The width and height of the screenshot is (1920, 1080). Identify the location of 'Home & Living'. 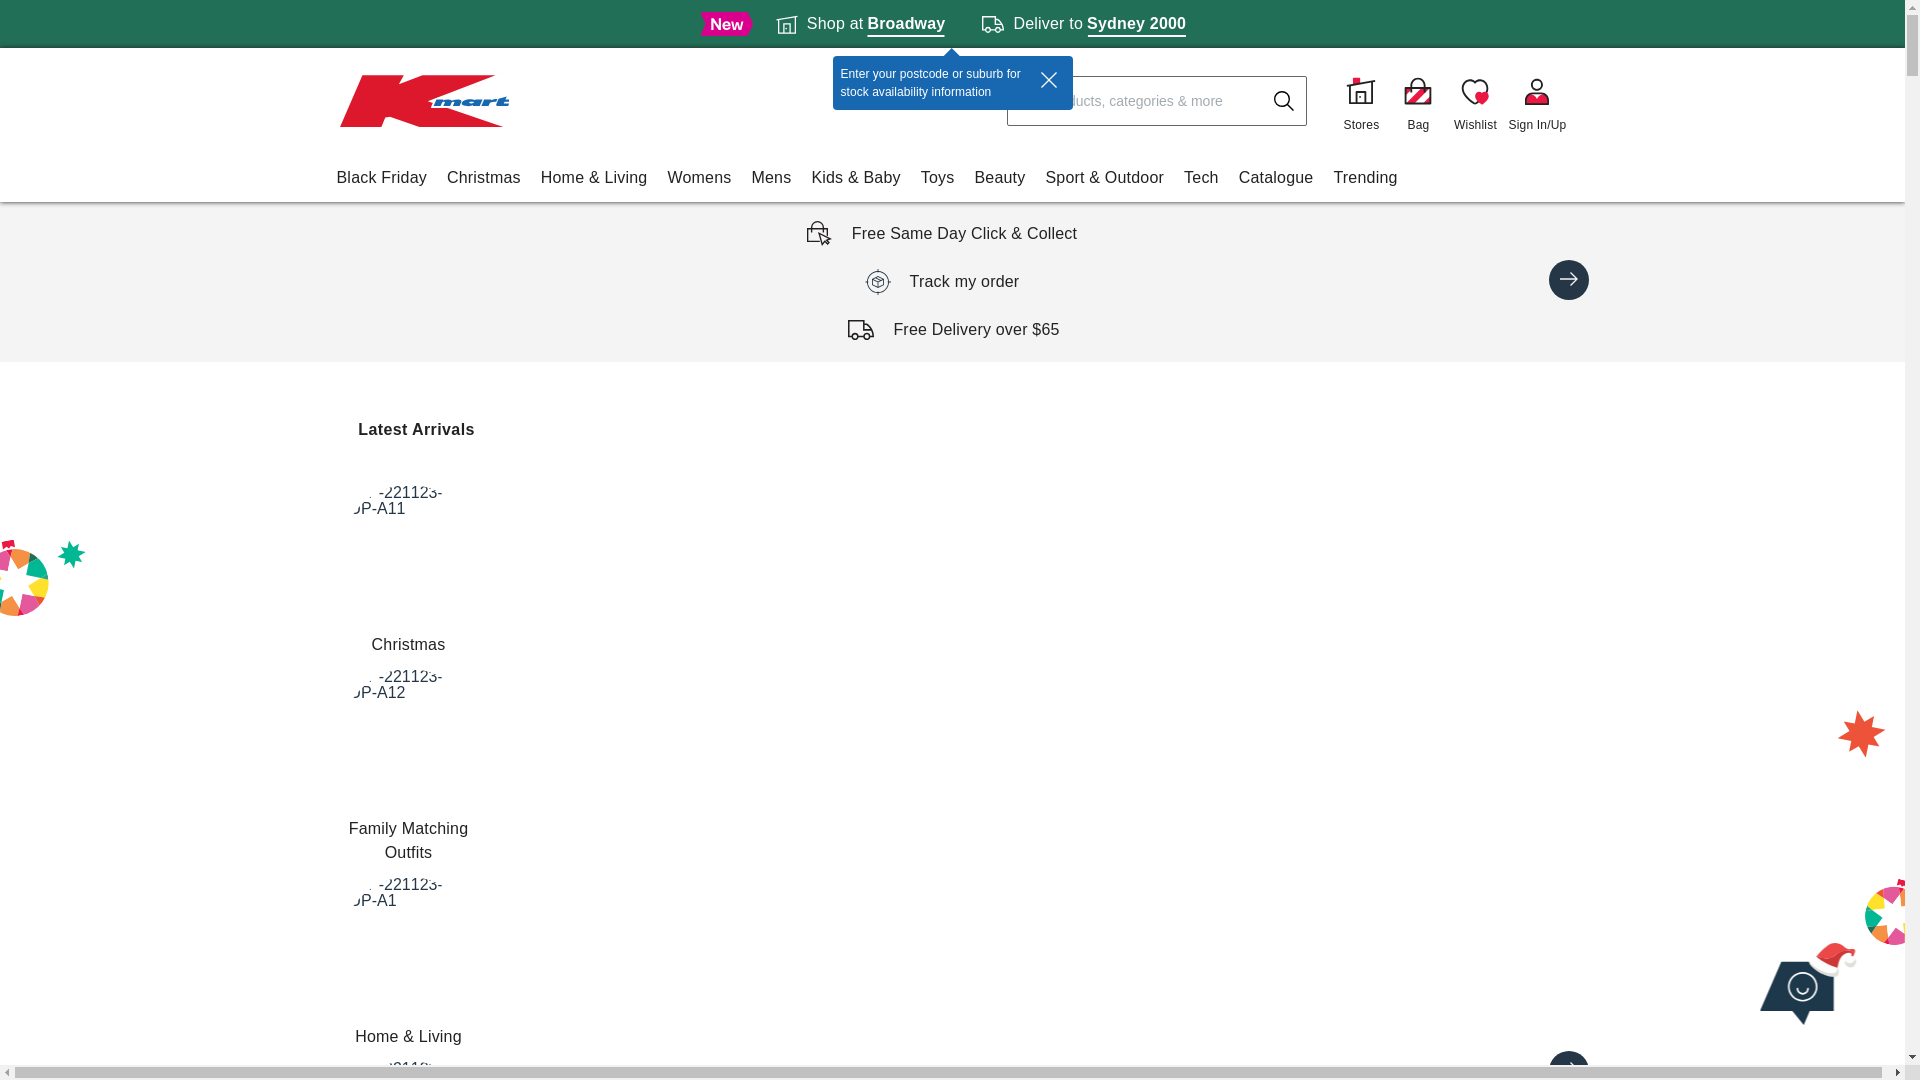
(593, 176).